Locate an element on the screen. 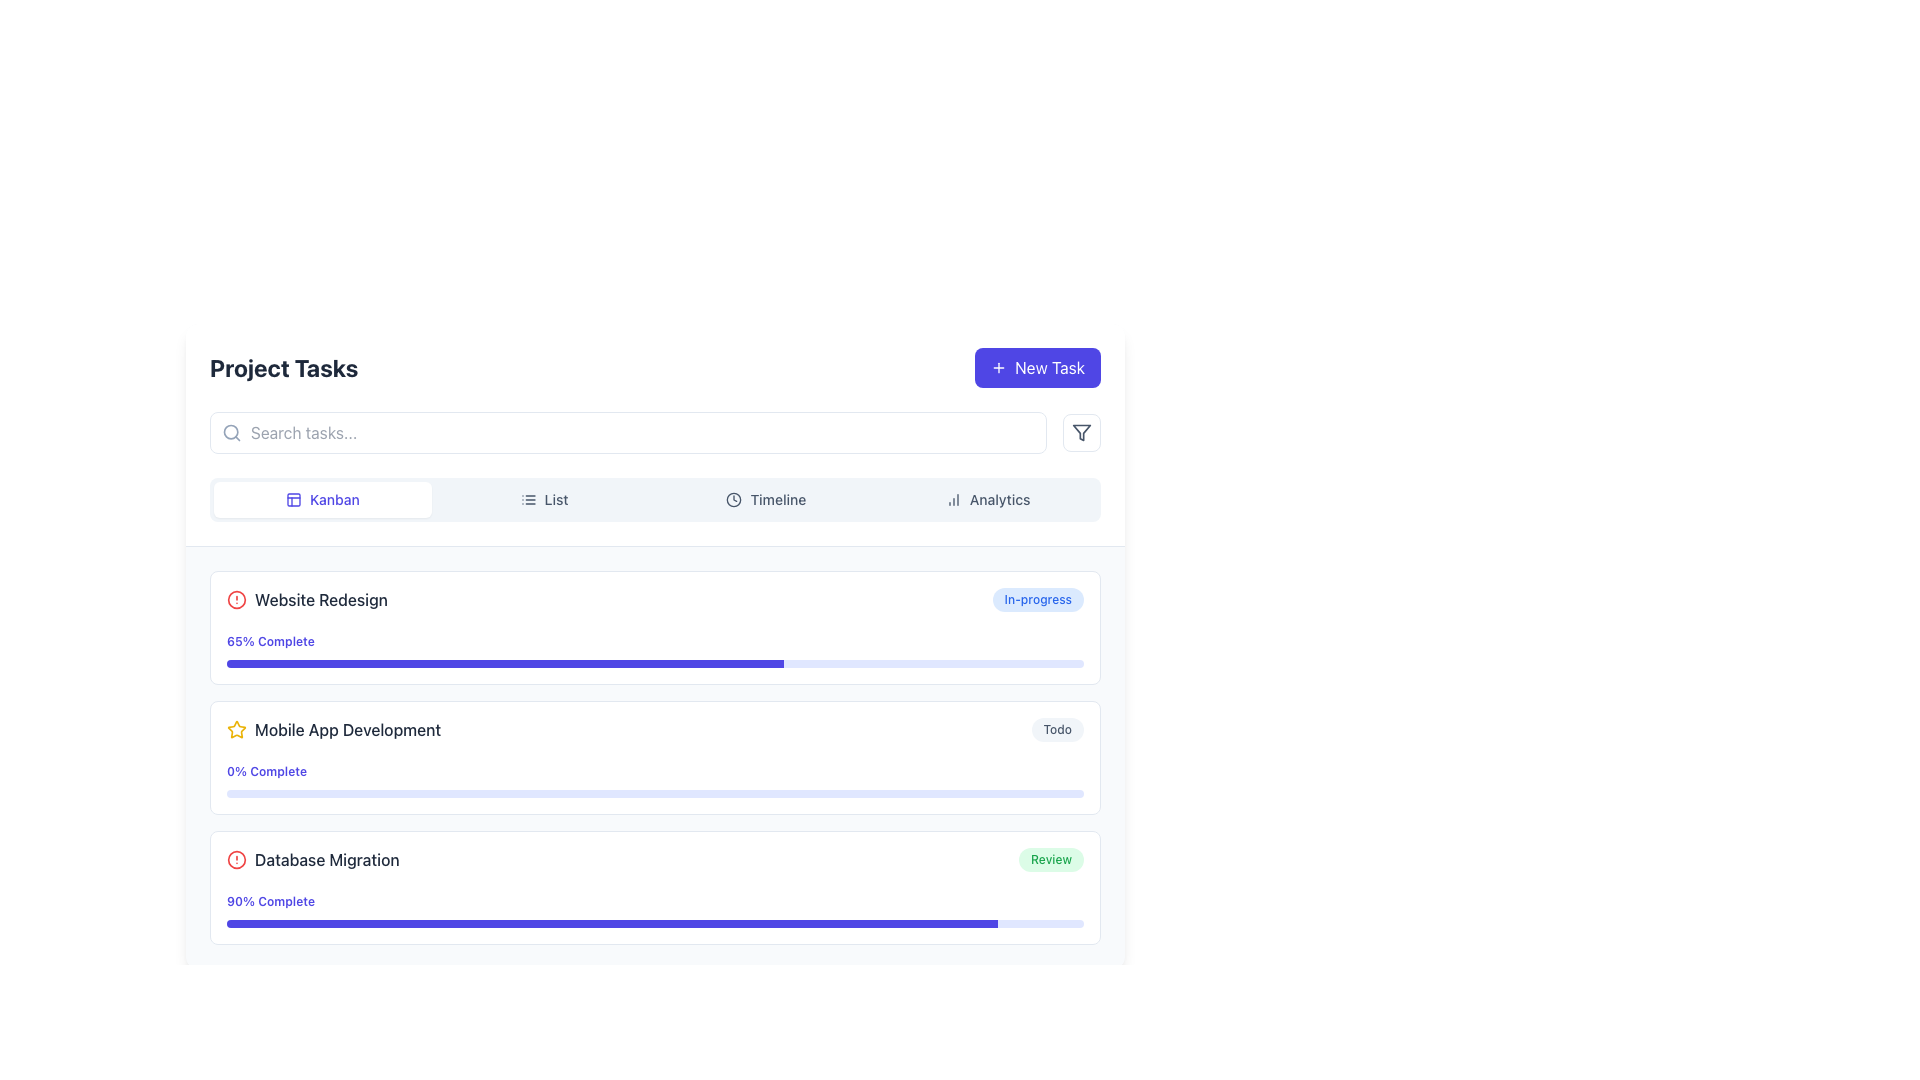 The image size is (1920, 1080). the circular red stroke graphic element that is part of the alert icon associated with the Database Migration task is located at coordinates (236, 859).